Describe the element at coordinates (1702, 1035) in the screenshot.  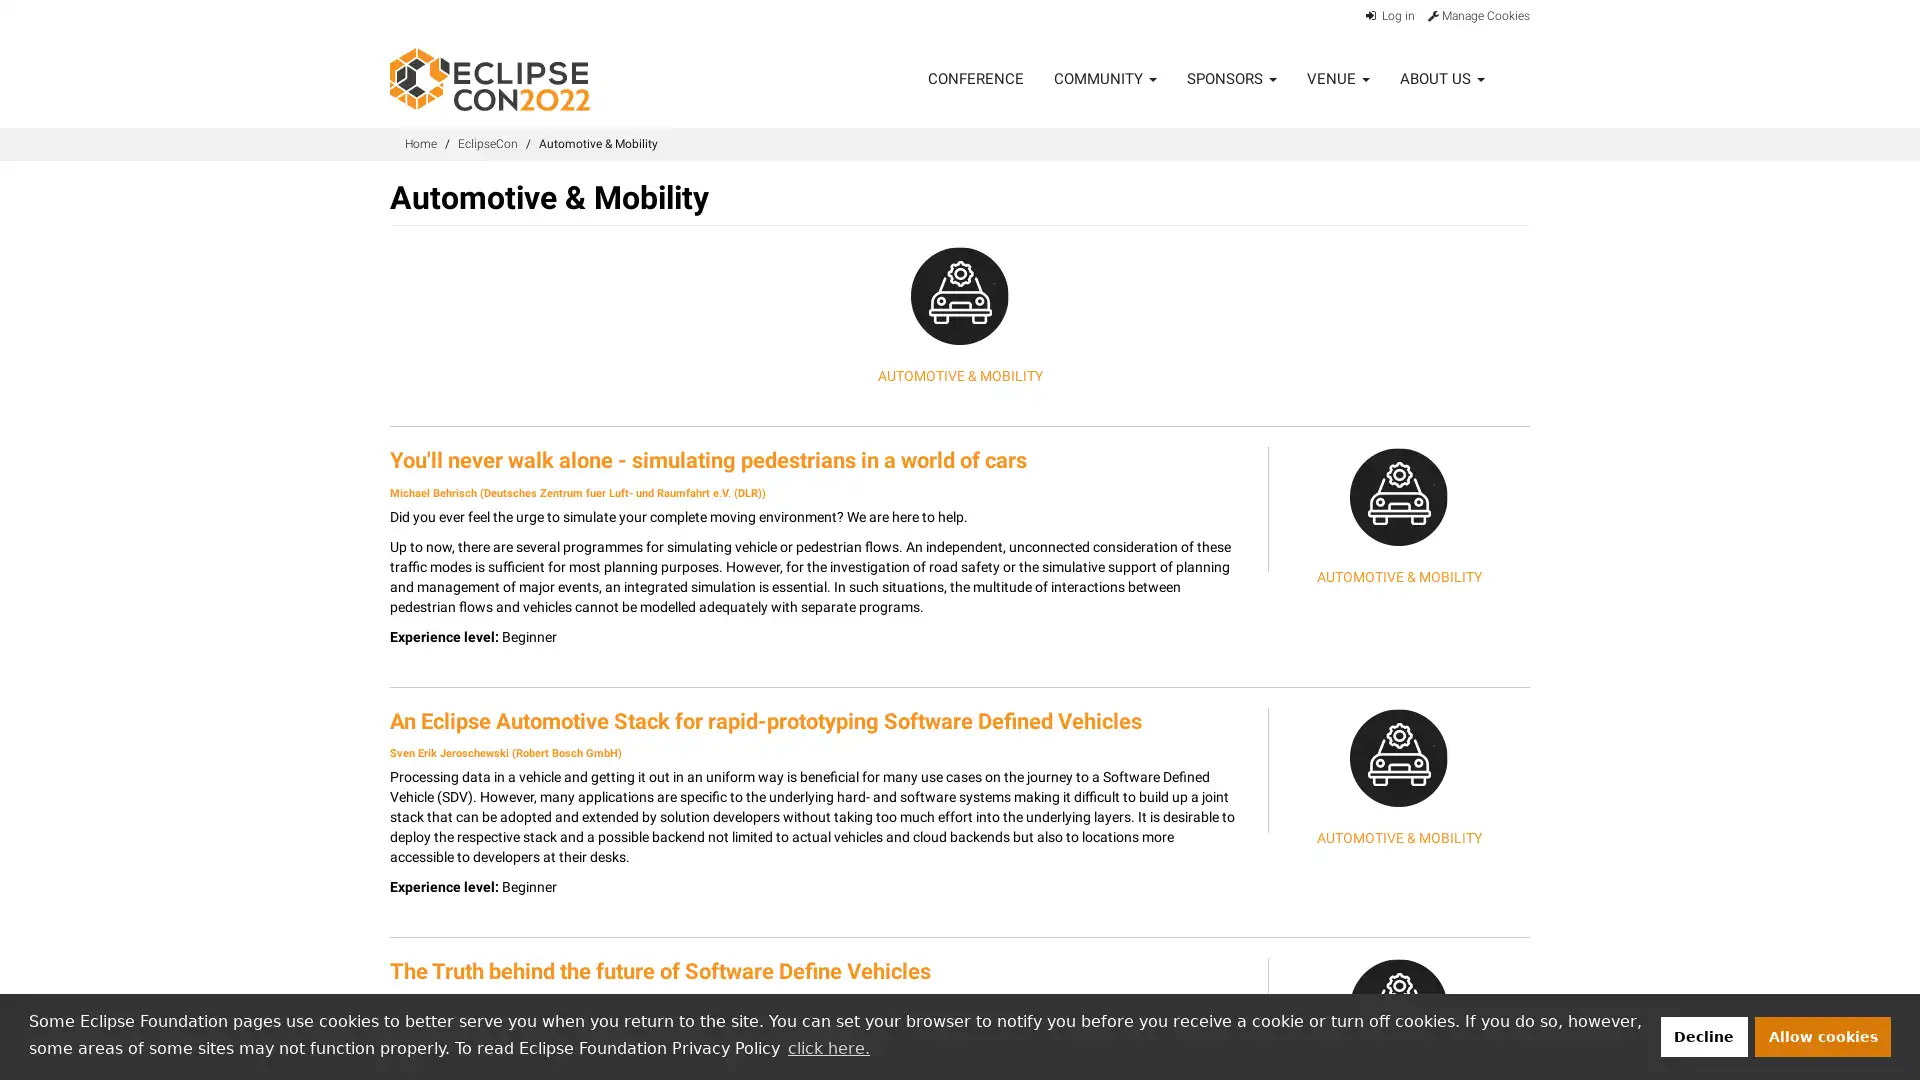
I see `deny cookies` at that location.